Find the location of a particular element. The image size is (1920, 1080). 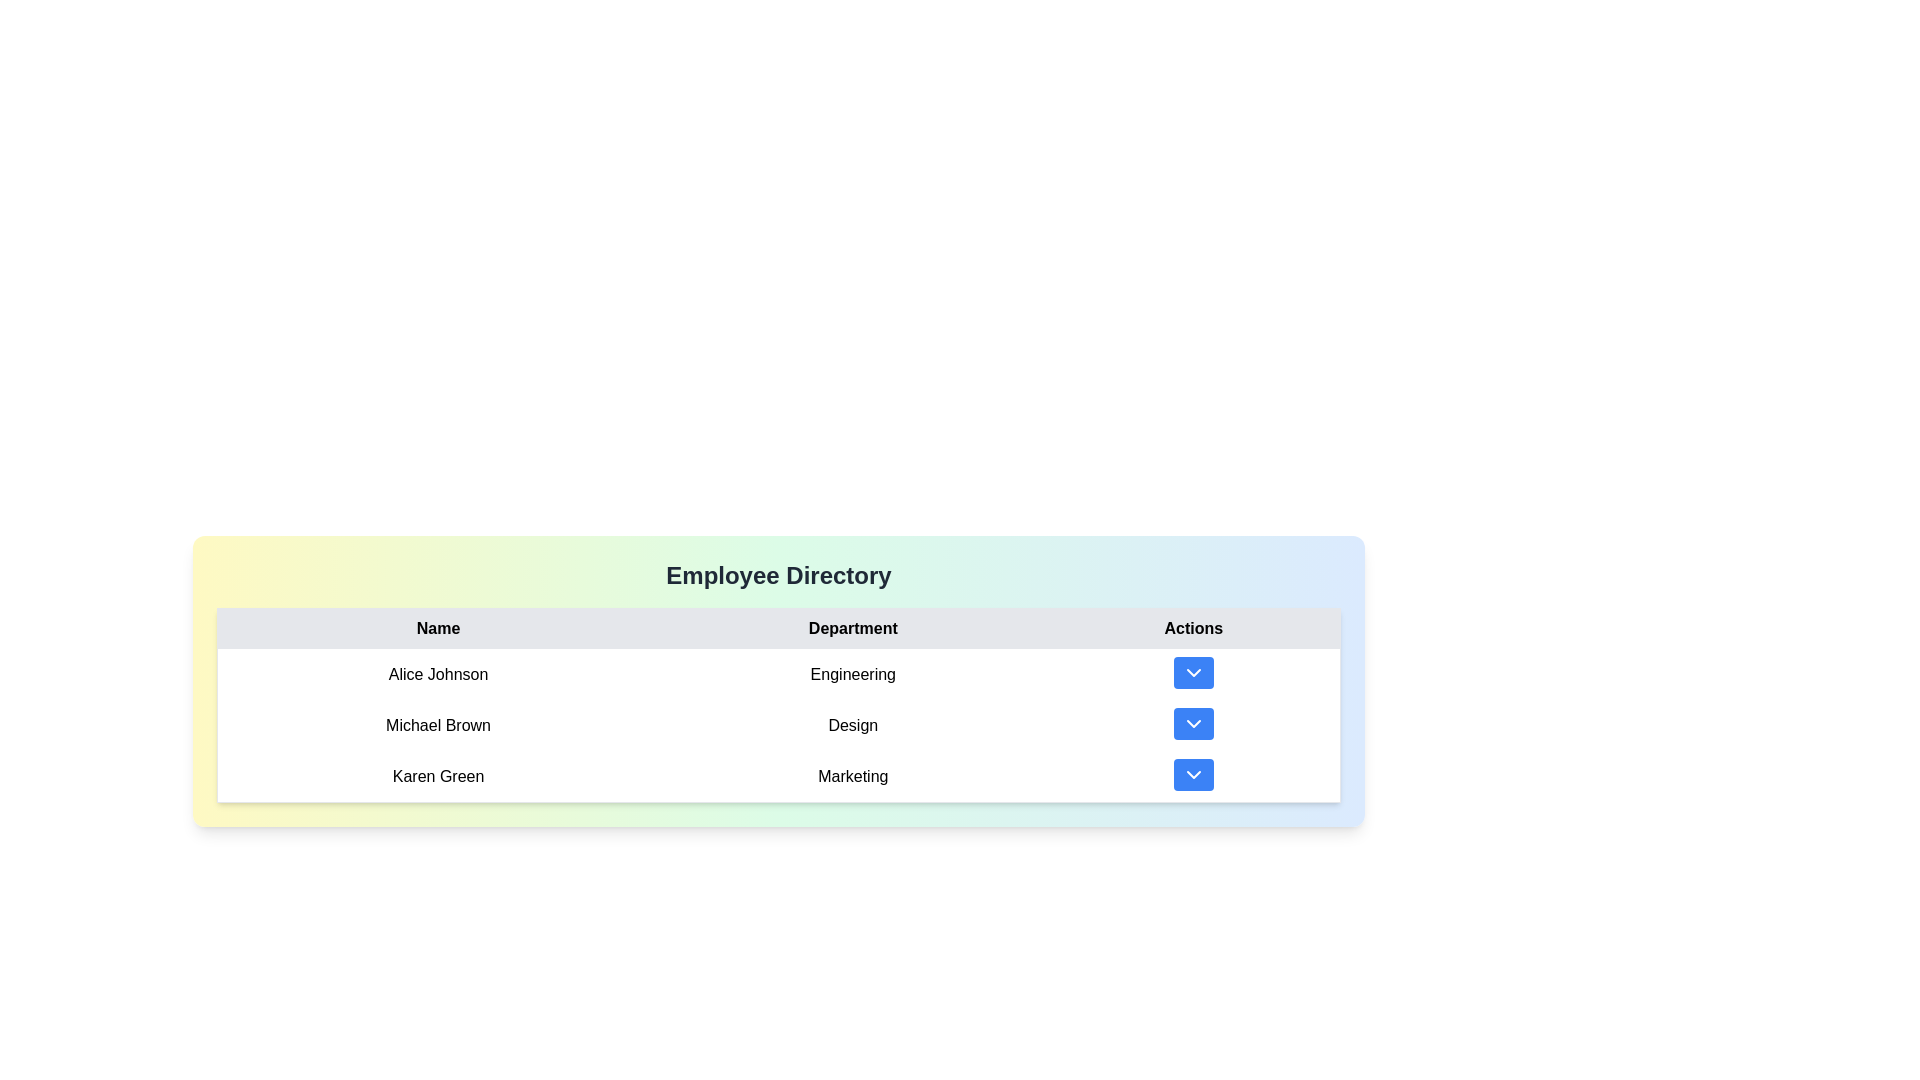

the chevron icon indicating a dropdown menu for the employee 'Karen Green' in the 'Marketing' department is located at coordinates (1193, 774).